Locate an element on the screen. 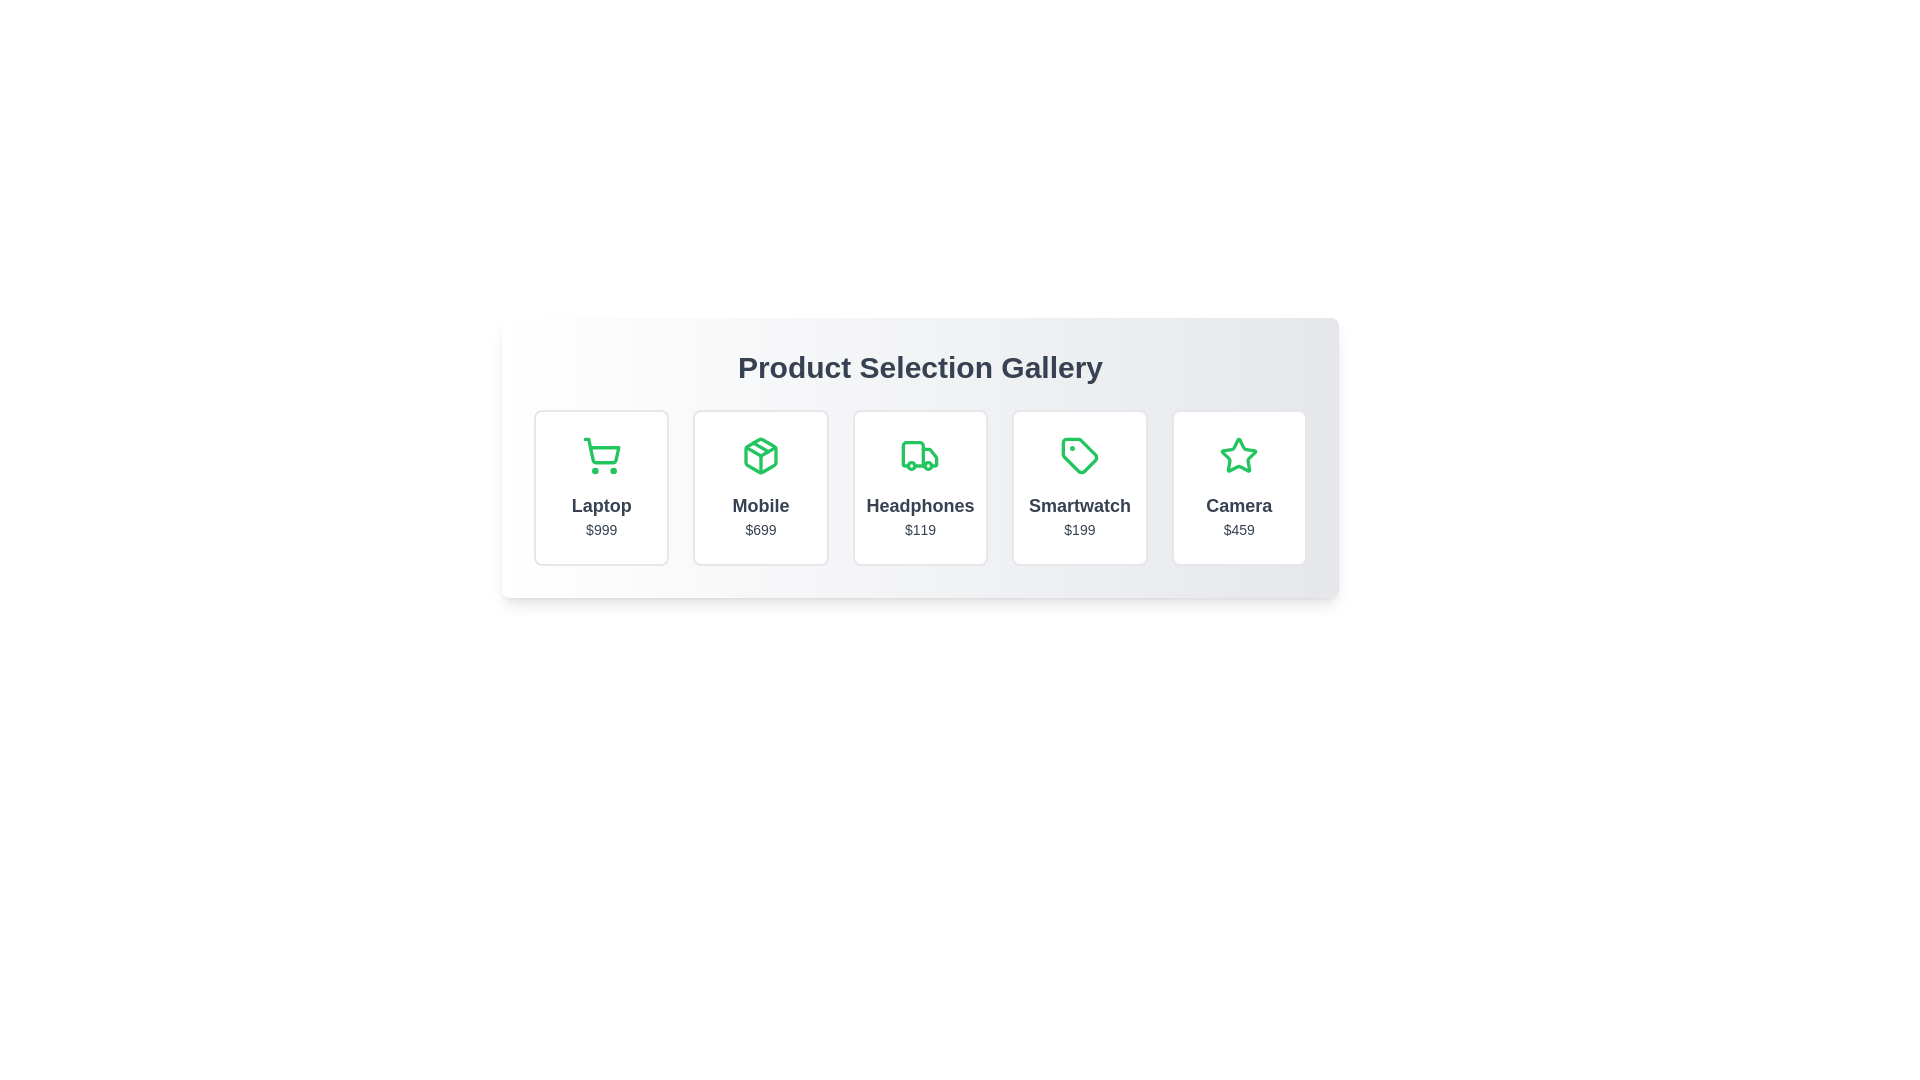 This screenshot has height=1080, width=1920. the rating or favorite status icon located above the text 'Camera' in the card, positioned centrally in the upper-middle part of the card is located at coordinates (1238, 455).